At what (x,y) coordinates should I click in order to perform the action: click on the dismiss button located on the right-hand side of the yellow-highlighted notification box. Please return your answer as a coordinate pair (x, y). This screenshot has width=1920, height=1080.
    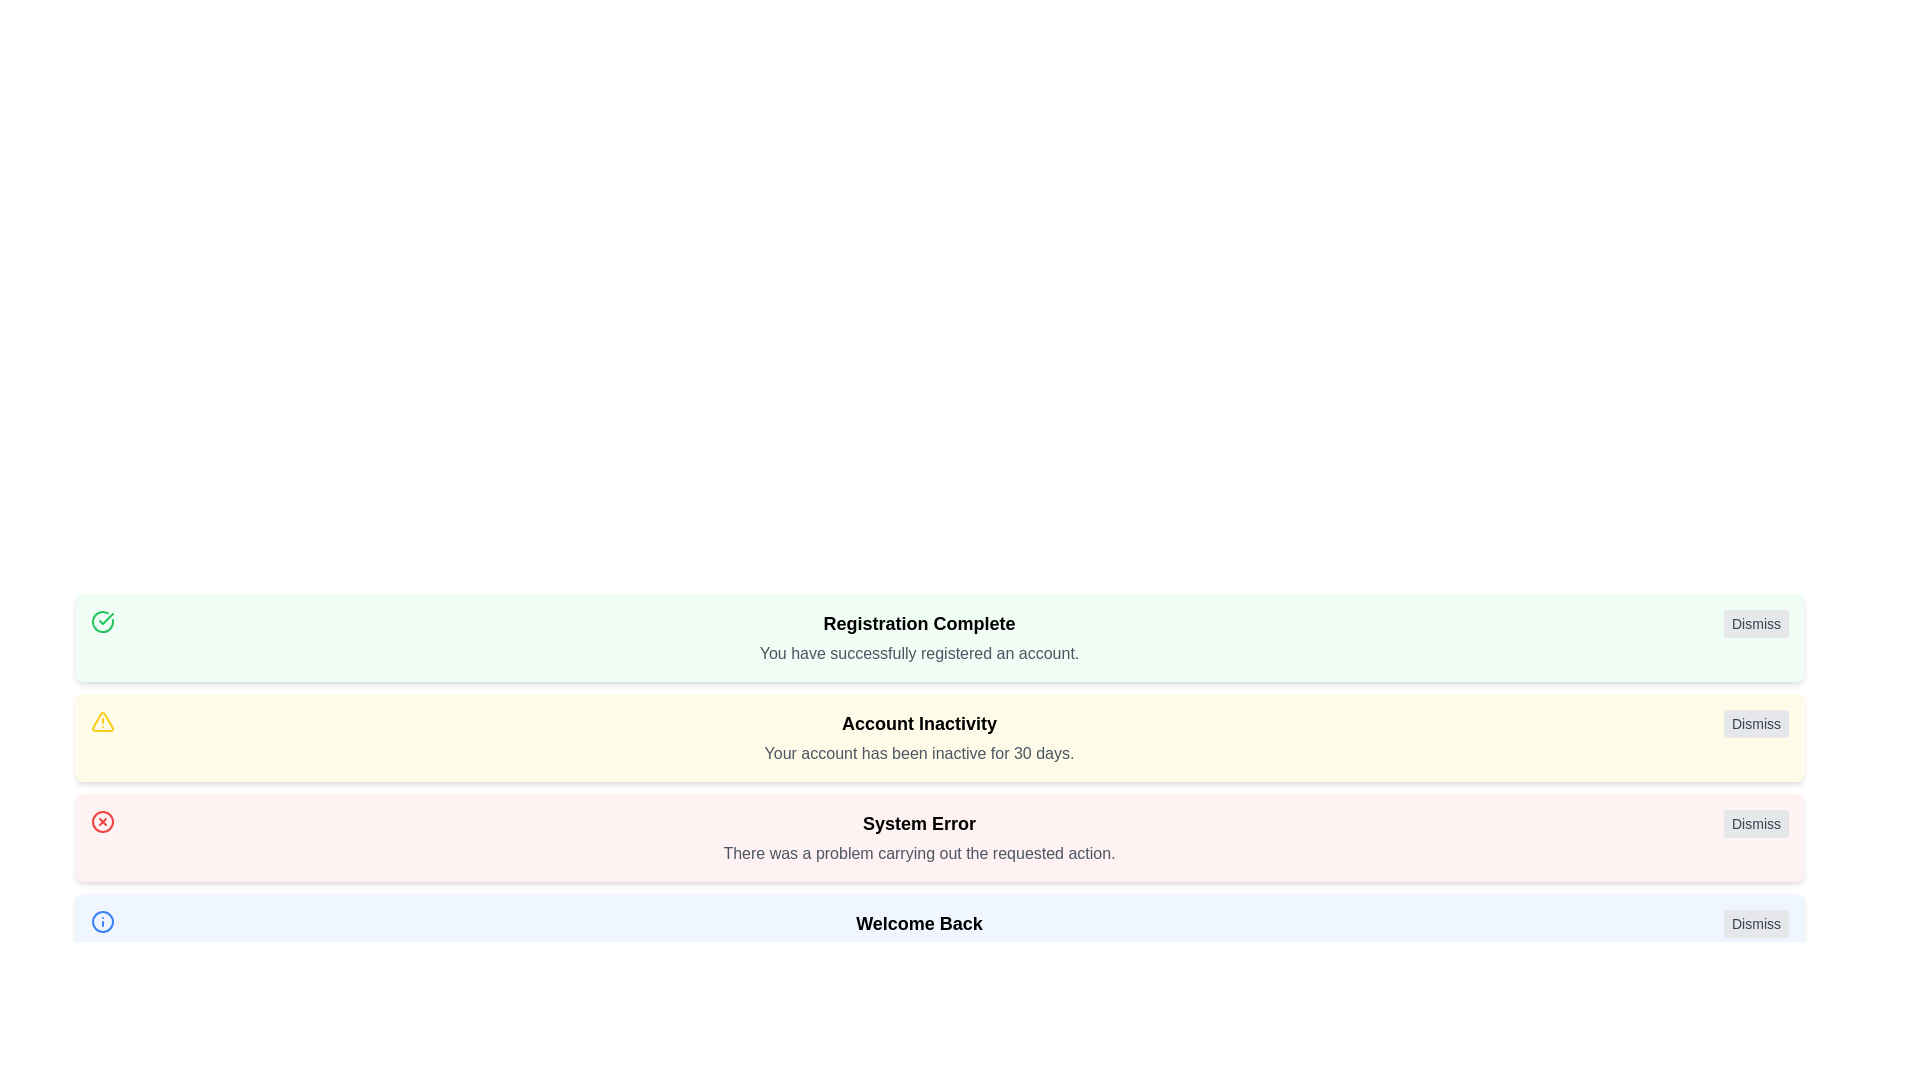
    Looking at the image, I should click on (1755, 724).